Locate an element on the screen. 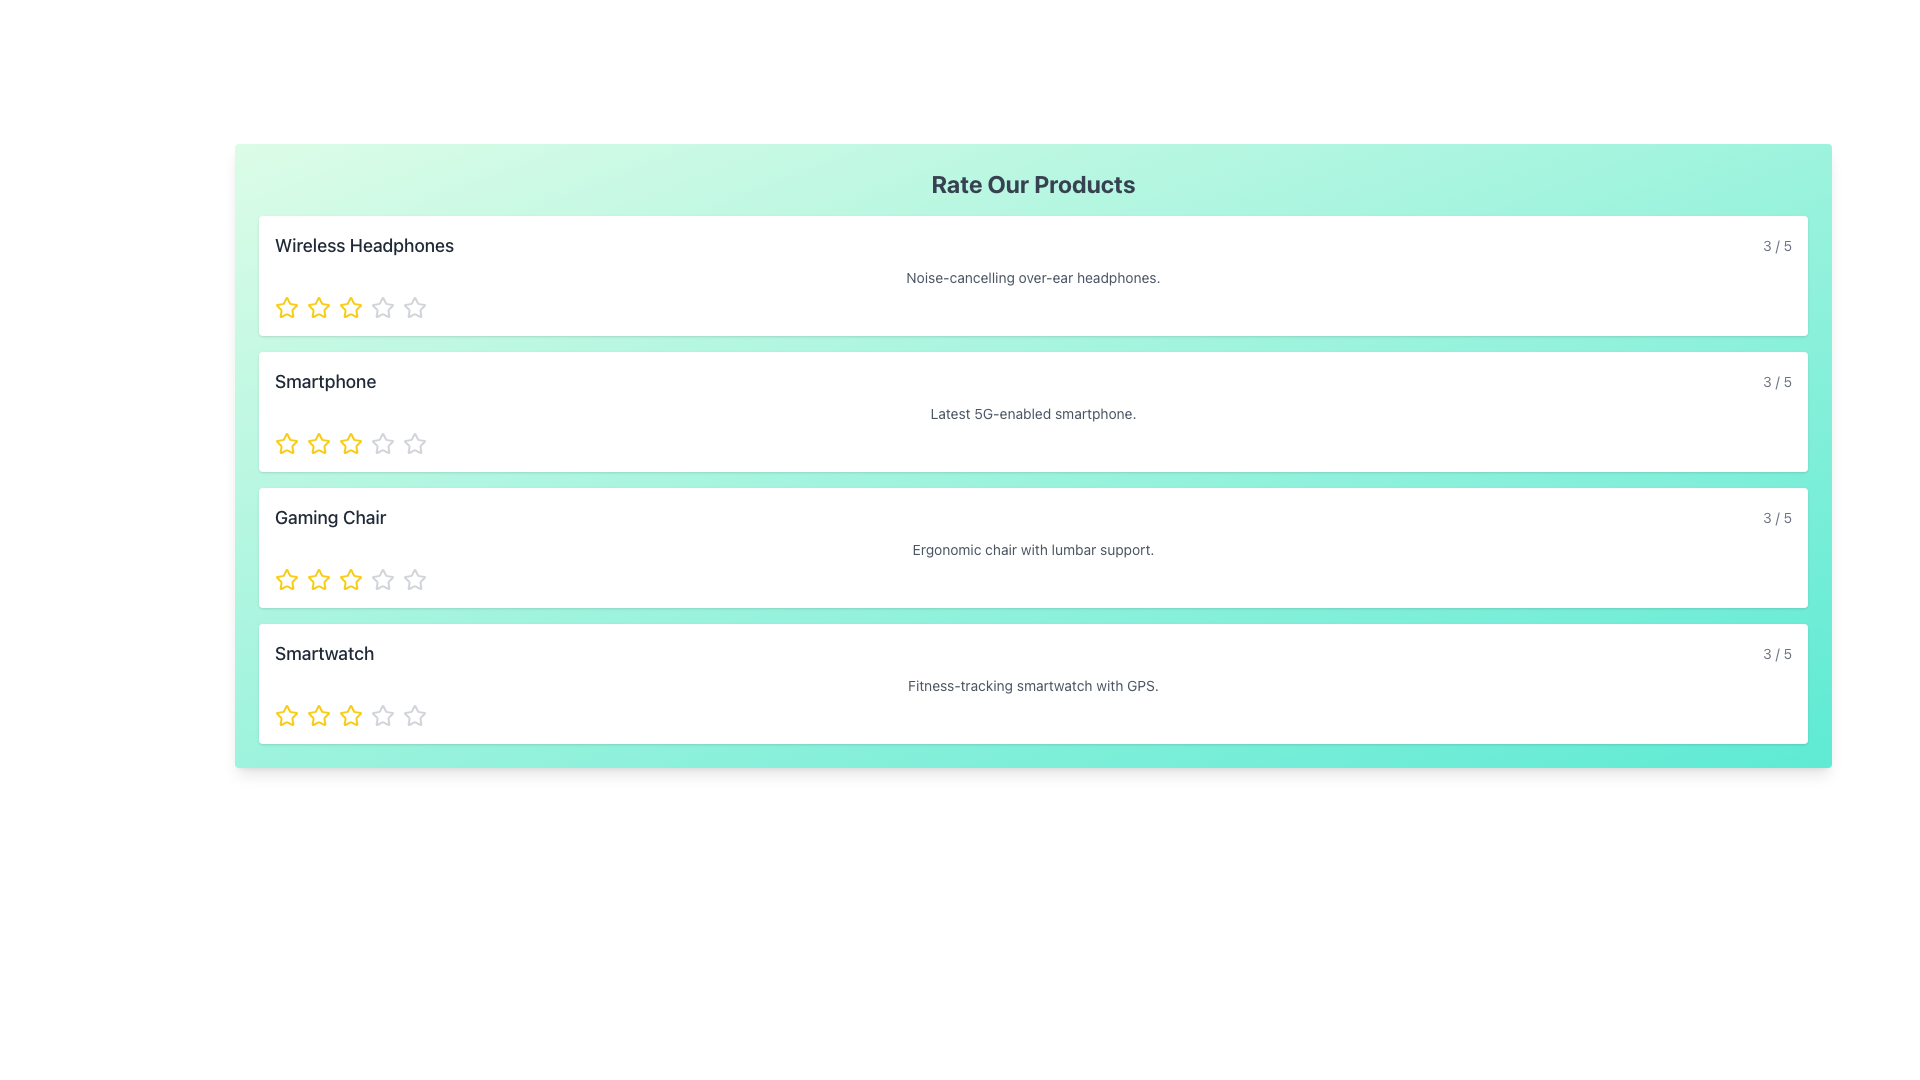 This screenshot has height=1080, width=1920. the fourth star icon in the rating system for the 'Wireless Headphones' product for keyboard navigation is located at coordinates (383, 307).